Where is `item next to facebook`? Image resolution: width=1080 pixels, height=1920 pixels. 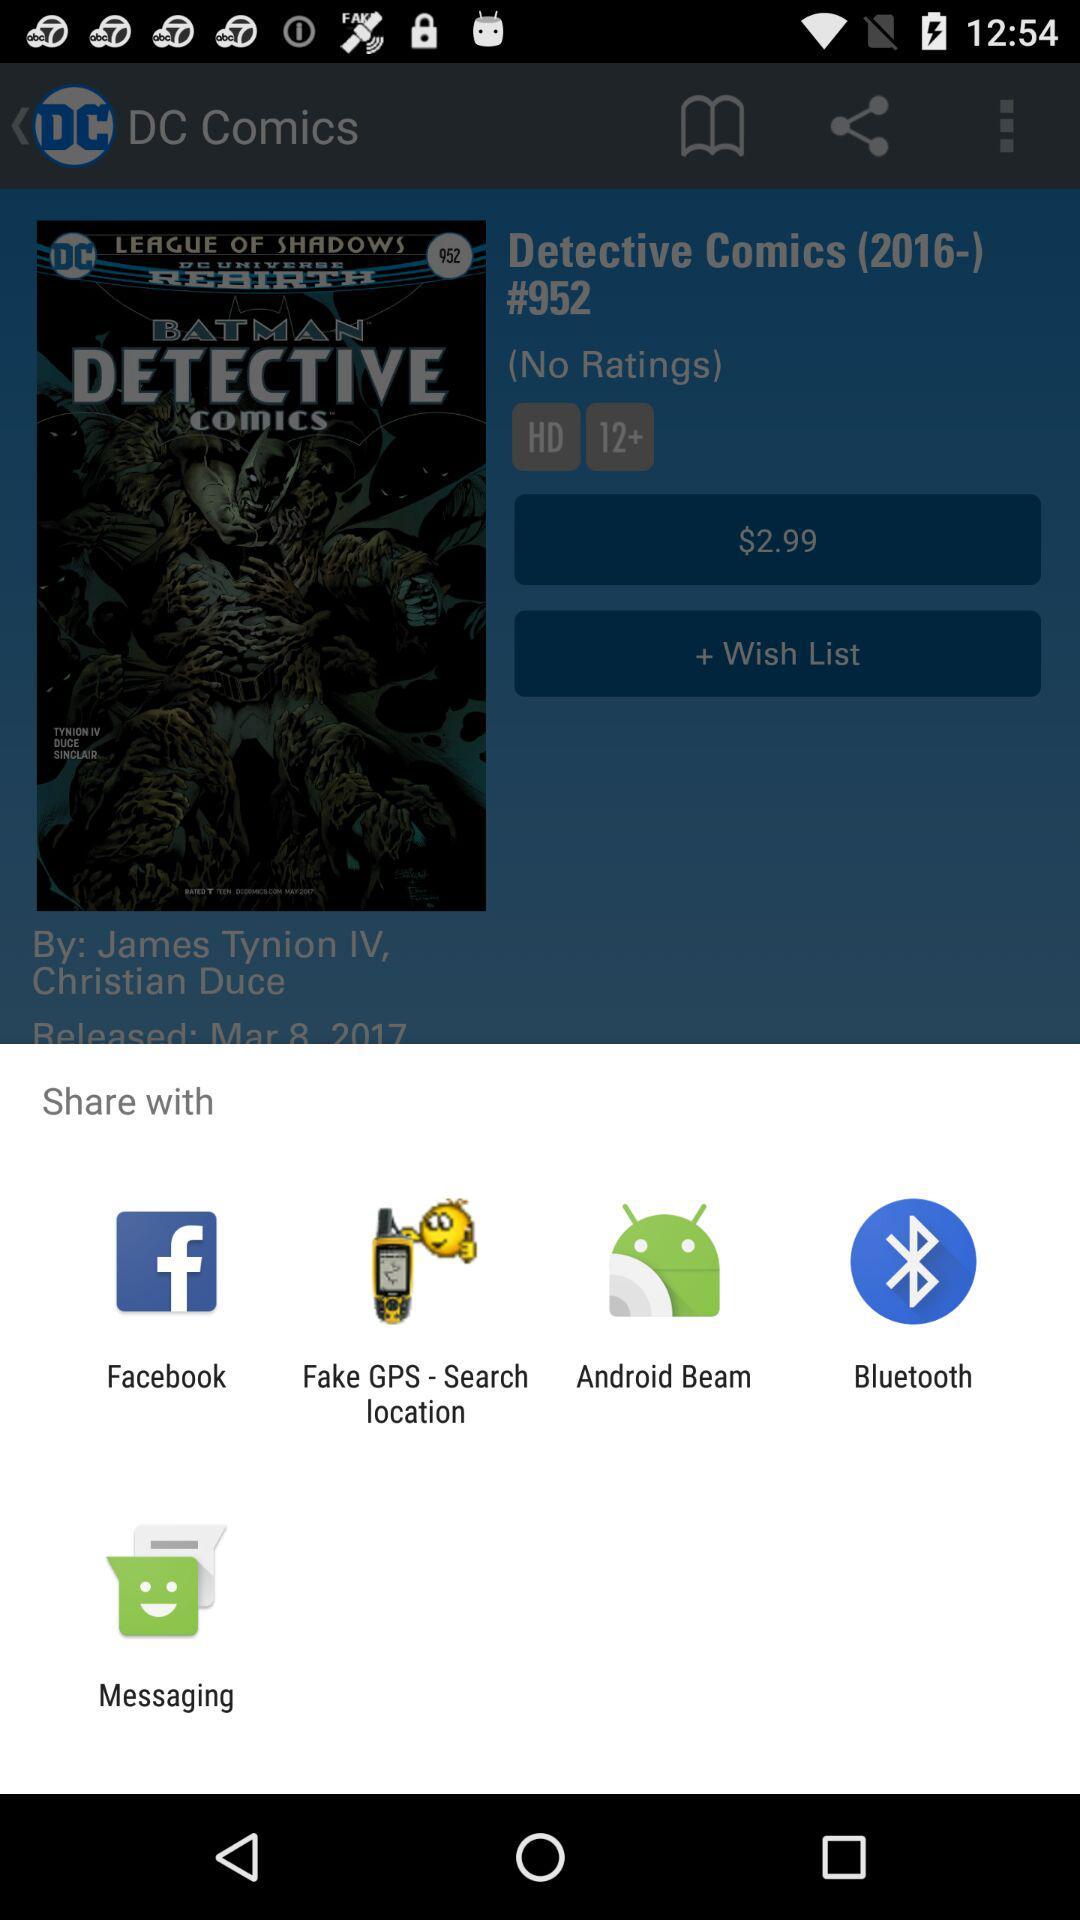
item next to facebook is located at coordinates (414, 1392).